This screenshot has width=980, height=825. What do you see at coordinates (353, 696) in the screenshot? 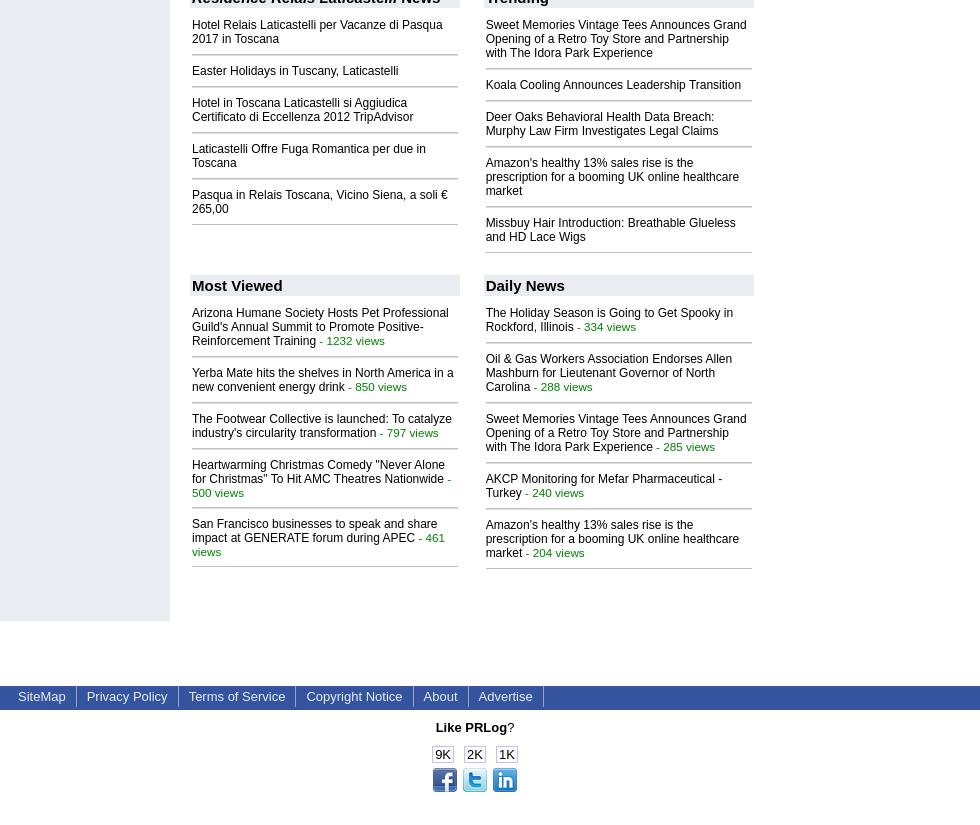
I see `'Copyright Notice'` at bounding box center [353, 696].